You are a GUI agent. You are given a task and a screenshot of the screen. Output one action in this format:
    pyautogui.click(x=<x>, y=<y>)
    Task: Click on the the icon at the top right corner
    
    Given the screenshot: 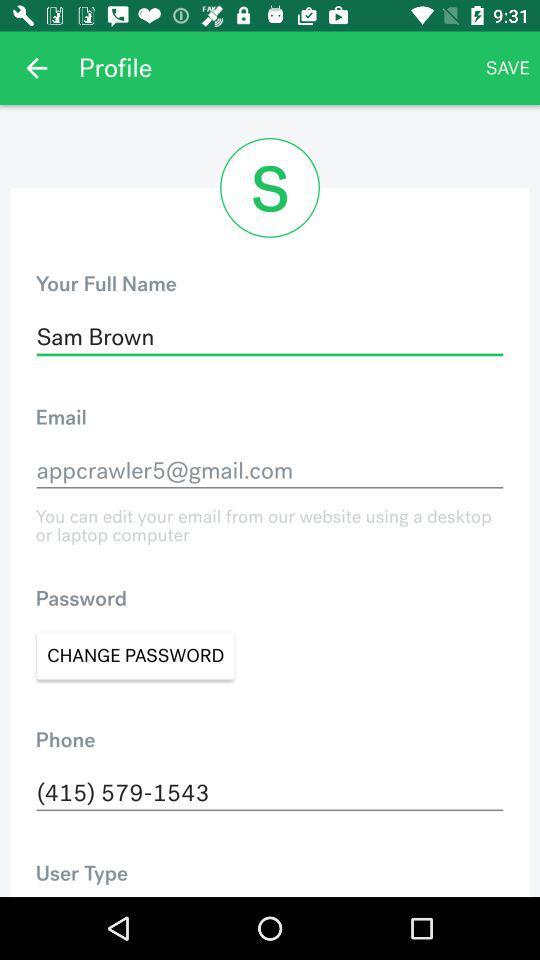 What is the action you would take?
    pyautogui.click(x=507, y=68)
    